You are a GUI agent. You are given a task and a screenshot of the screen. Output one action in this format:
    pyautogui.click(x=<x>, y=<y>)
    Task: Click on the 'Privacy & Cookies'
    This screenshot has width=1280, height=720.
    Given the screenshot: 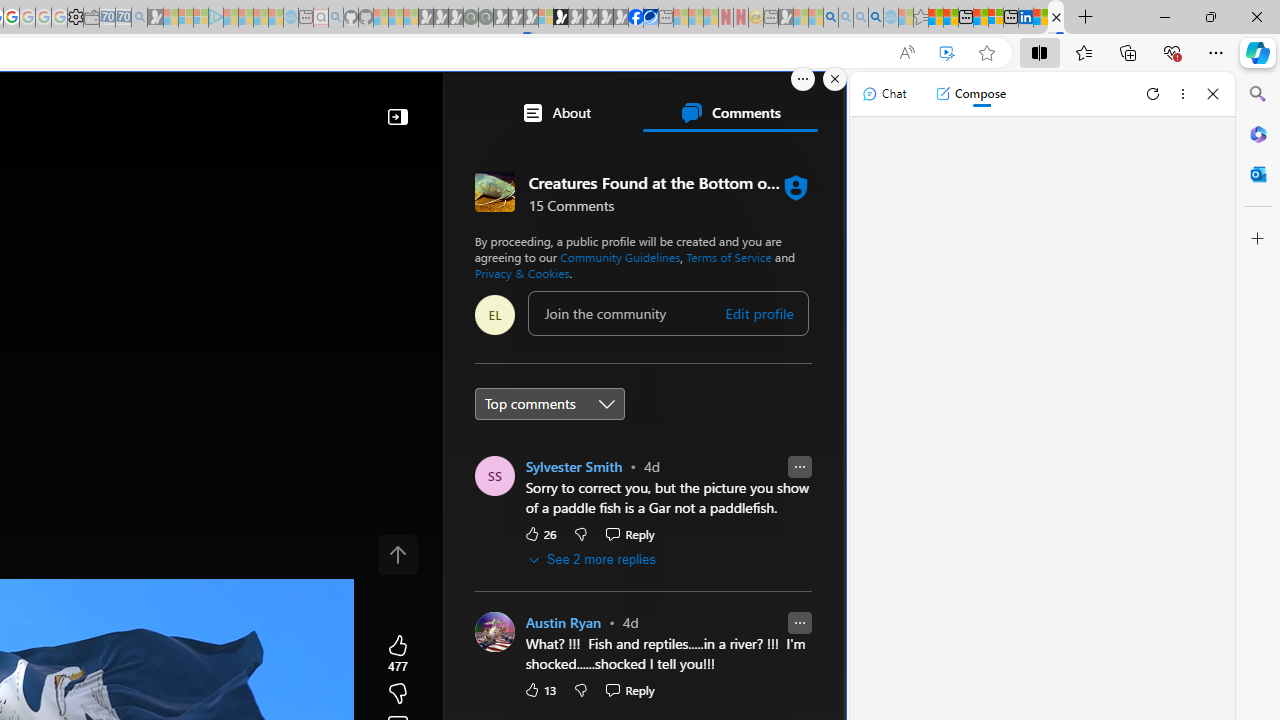 What is the action you would take?
    pyautogui.click(x=521, y=272)
    